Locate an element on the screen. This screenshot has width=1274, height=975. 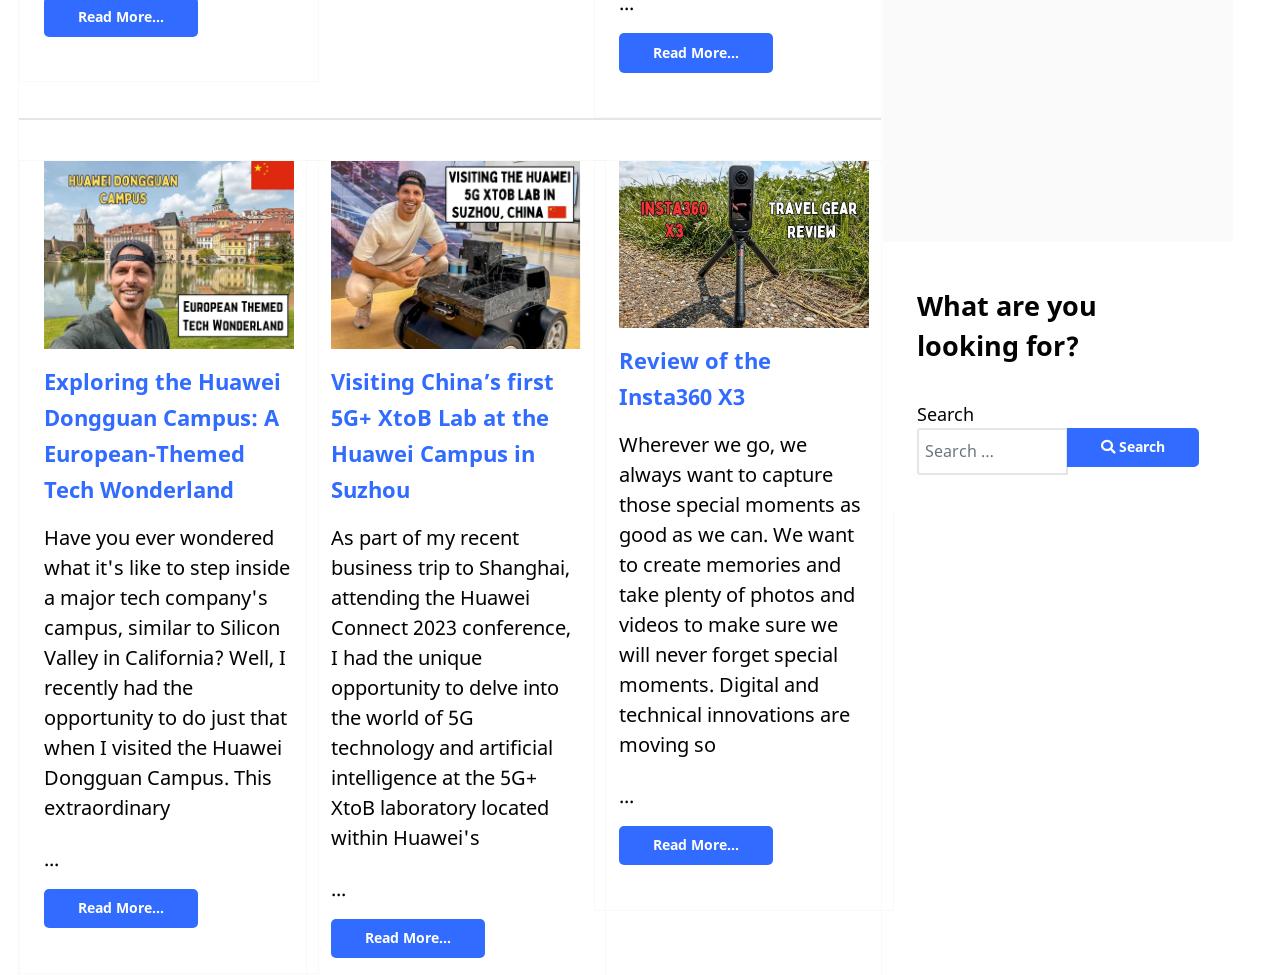
'Wherever we go, we always want to capture those special moments as good as we can. We want to create memories and take plenty of photos and videos to make sure we will never forget special moments. Digital and technical innovations are moving so' is located at coordinates (739, 593).